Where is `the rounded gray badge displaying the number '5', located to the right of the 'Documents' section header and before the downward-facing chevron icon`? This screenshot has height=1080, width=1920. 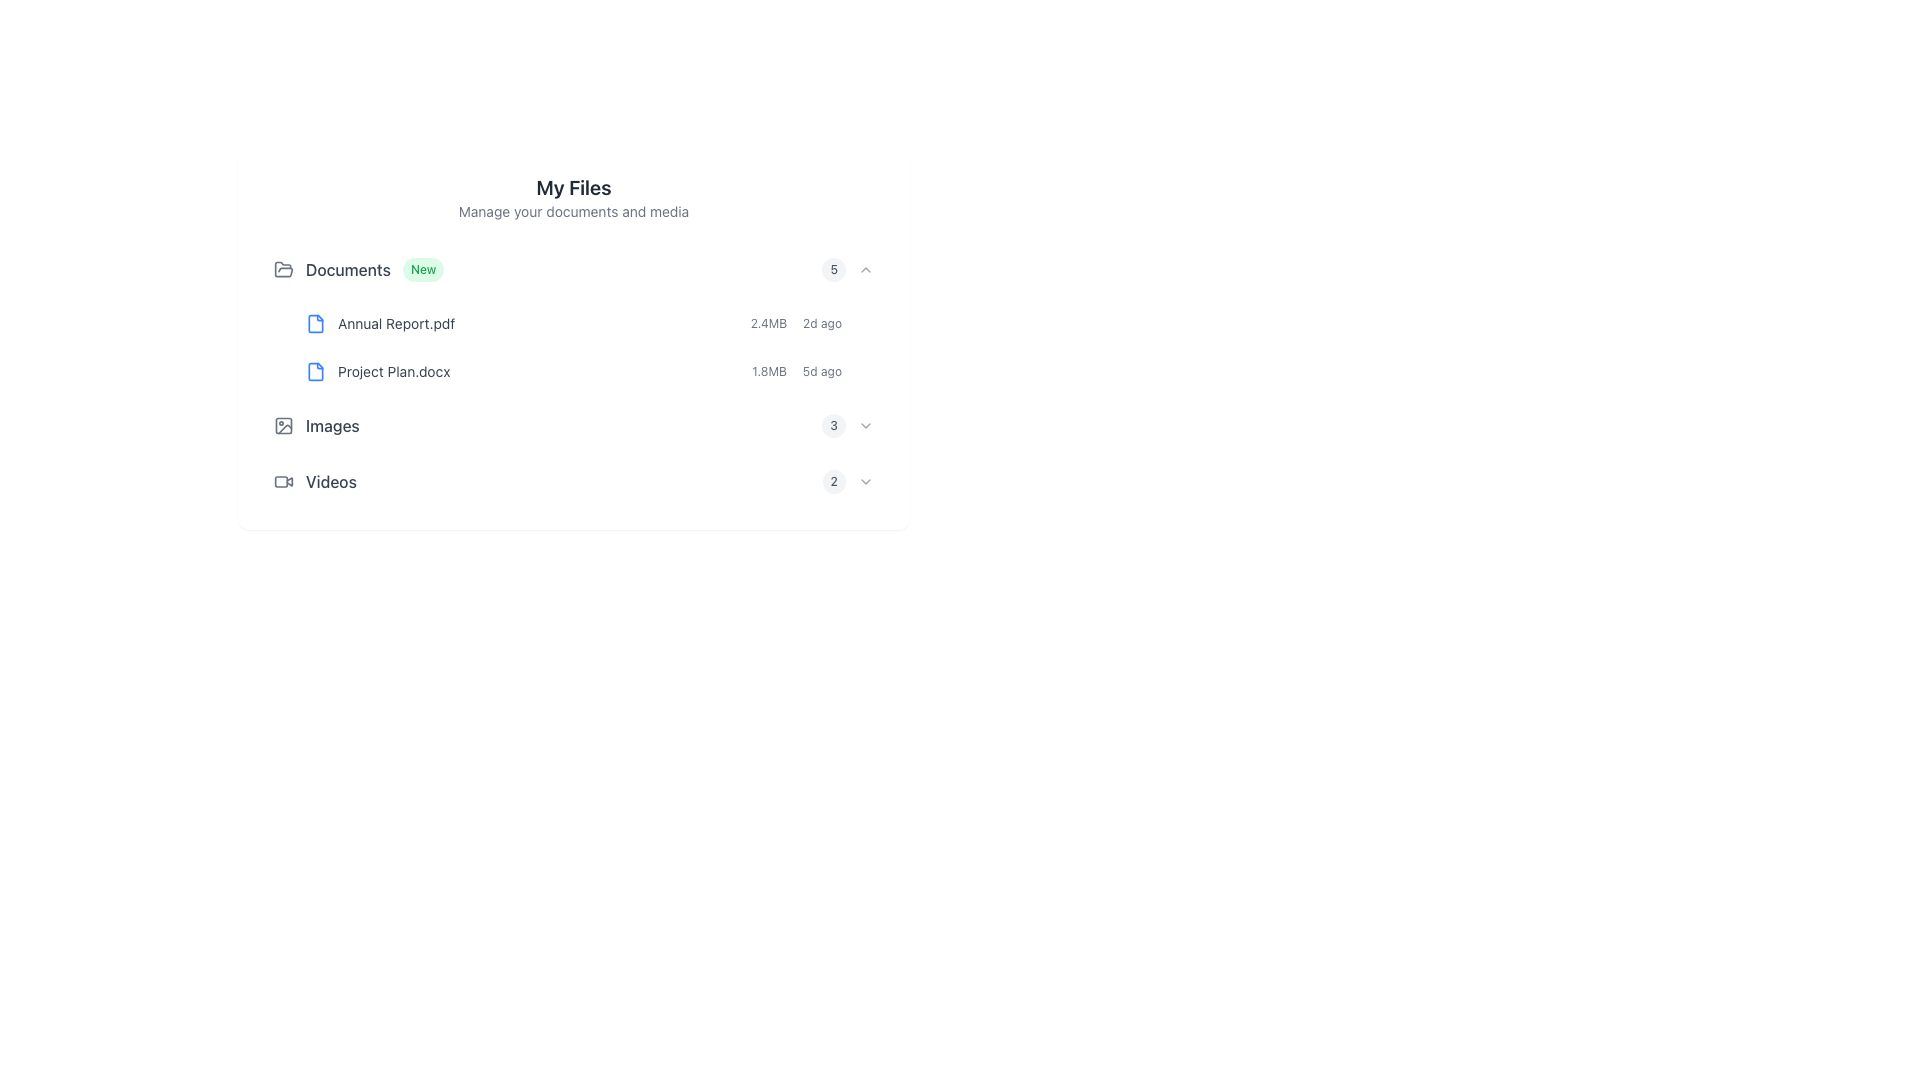
the rounded gray badge displaying the number '5', located to the right of the 'Documents' section header and before the downward-facing chevron icon is located at coordinates (834, 270).